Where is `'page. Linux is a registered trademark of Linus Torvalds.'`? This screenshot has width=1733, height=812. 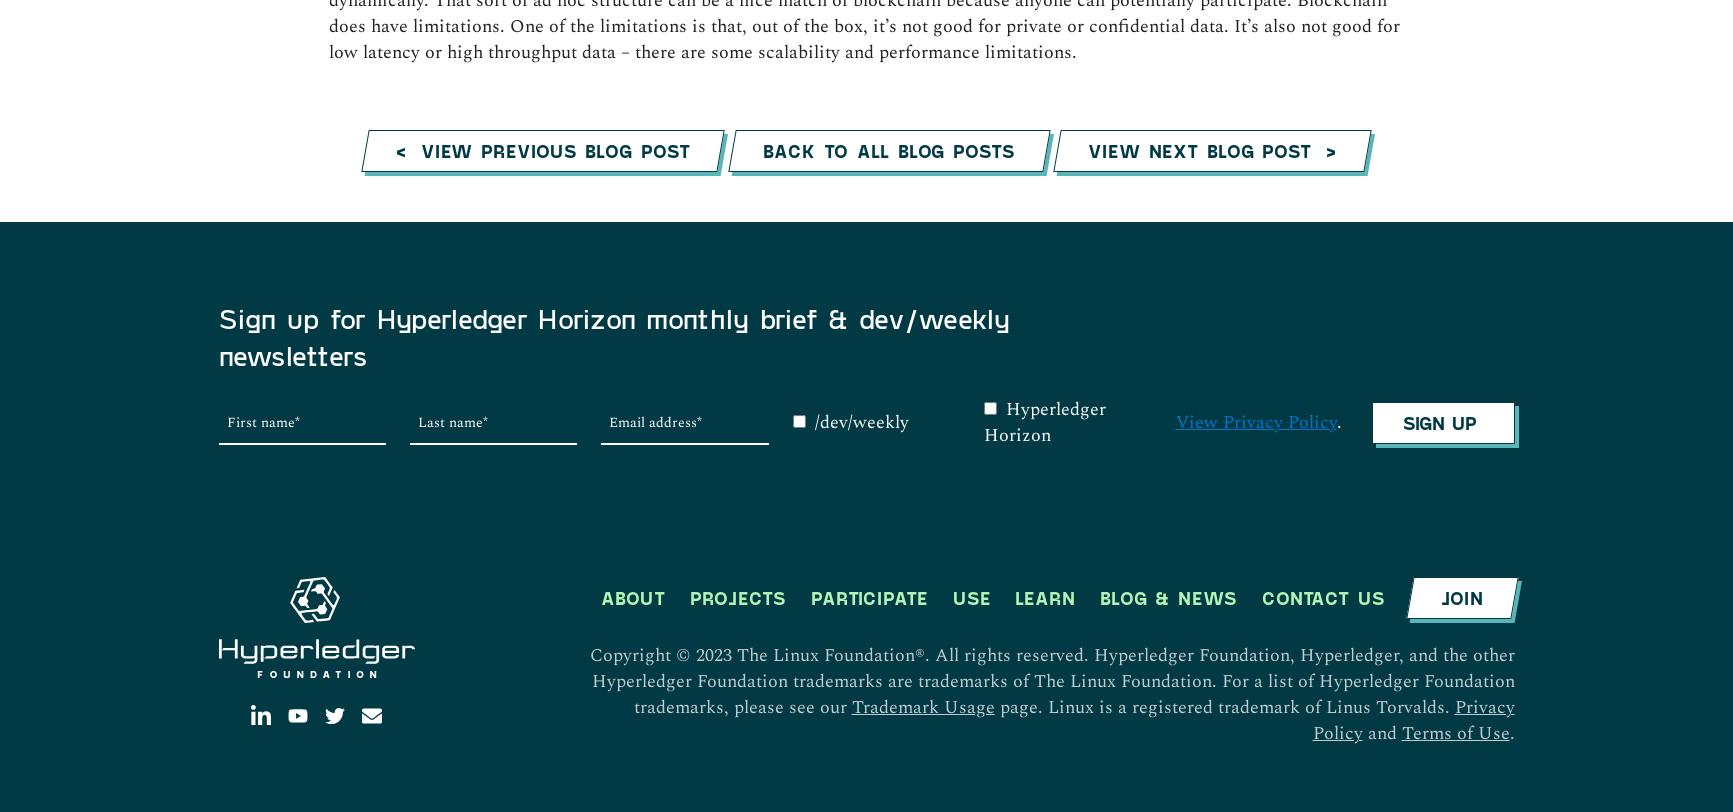 'page. Linux is a registered trademark of Linus Torvalds.' is located at coordinates (1224, 289).